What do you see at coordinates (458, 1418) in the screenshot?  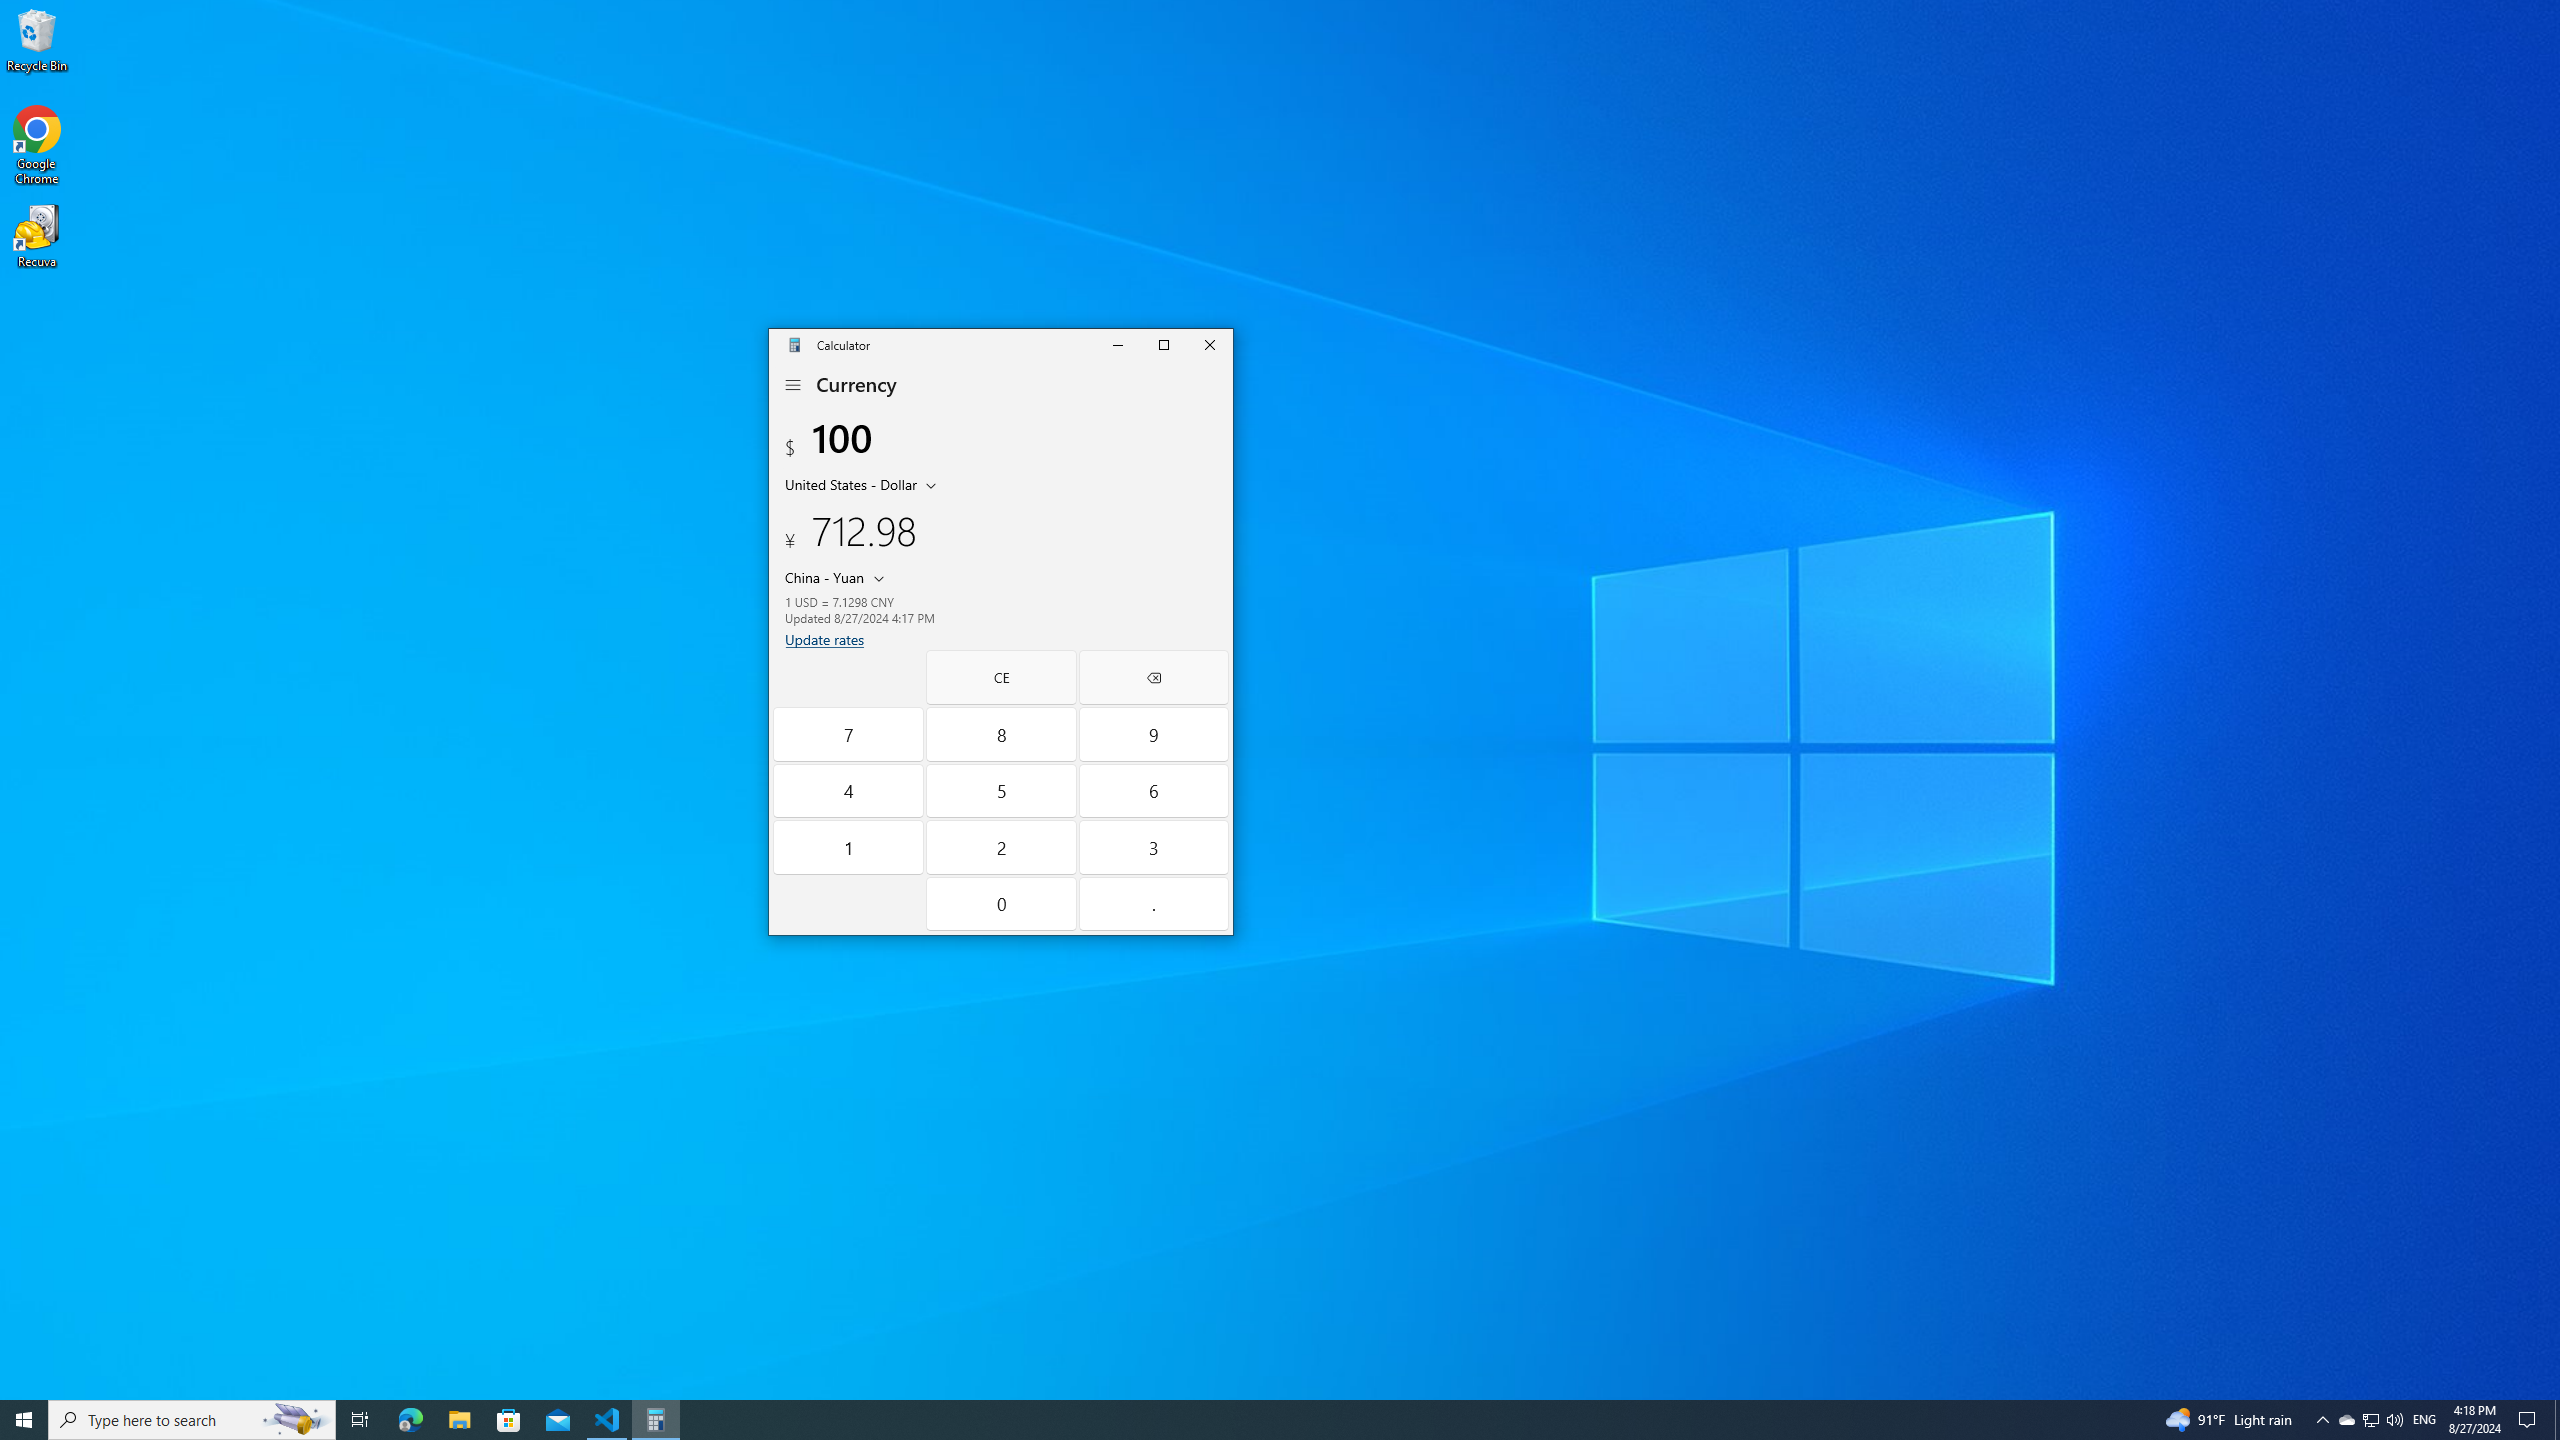 I see `'File Explorer'` at bounding box center [458, 1418].